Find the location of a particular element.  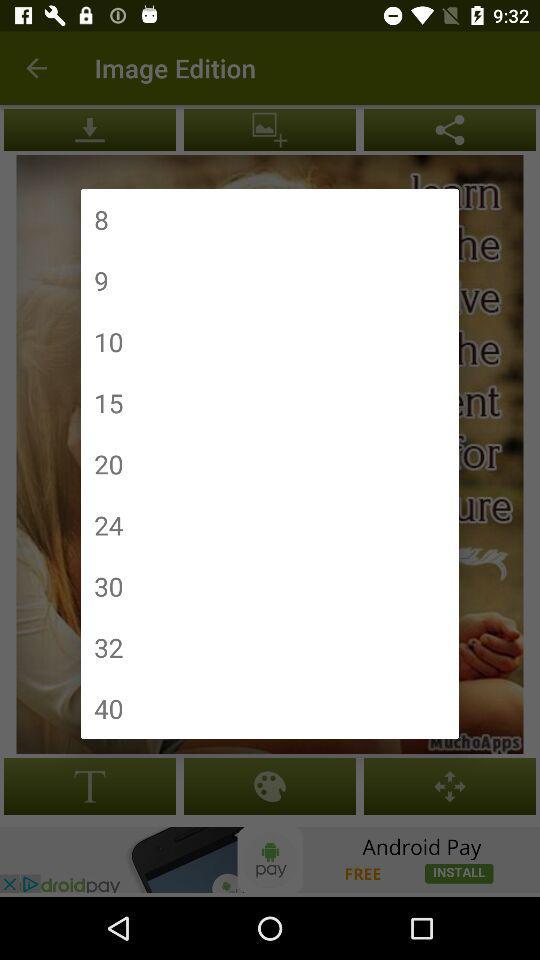

the 24 item is located at coordinates (108, 524).